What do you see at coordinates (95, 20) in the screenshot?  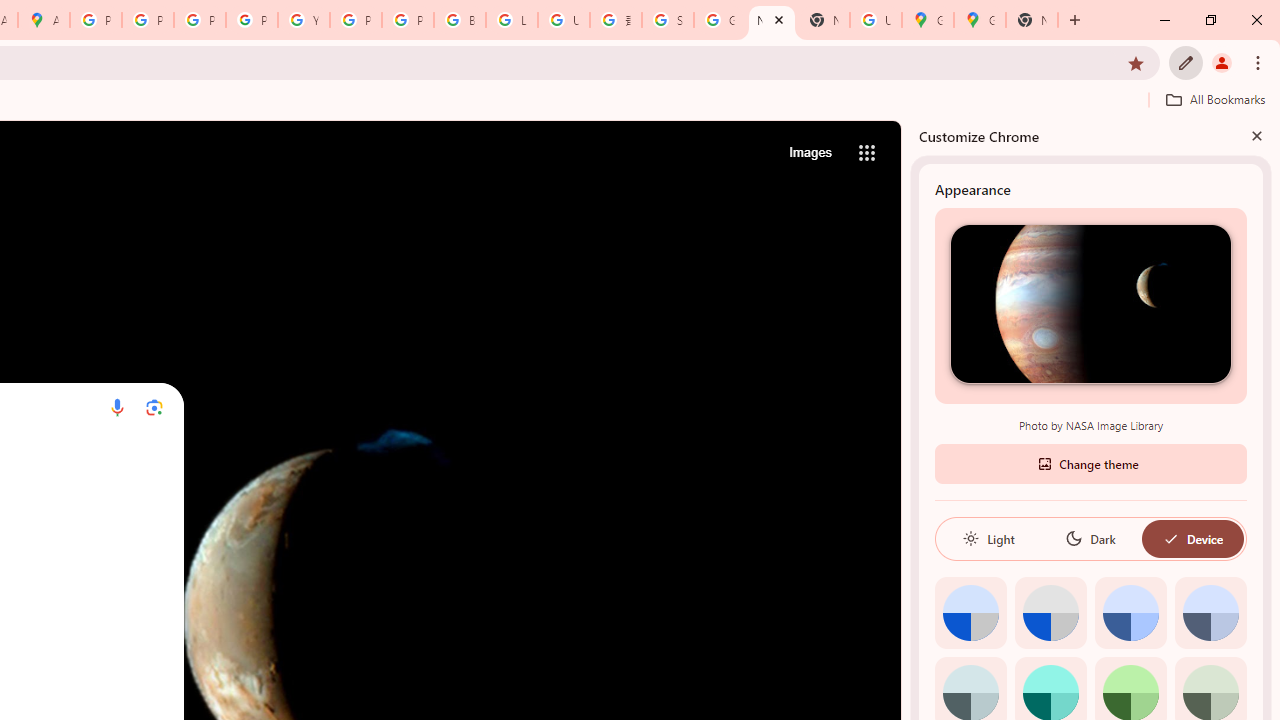 I see `'Policy Accountability and Transparency - Transparency Center'` at bounding box center [95, 20].